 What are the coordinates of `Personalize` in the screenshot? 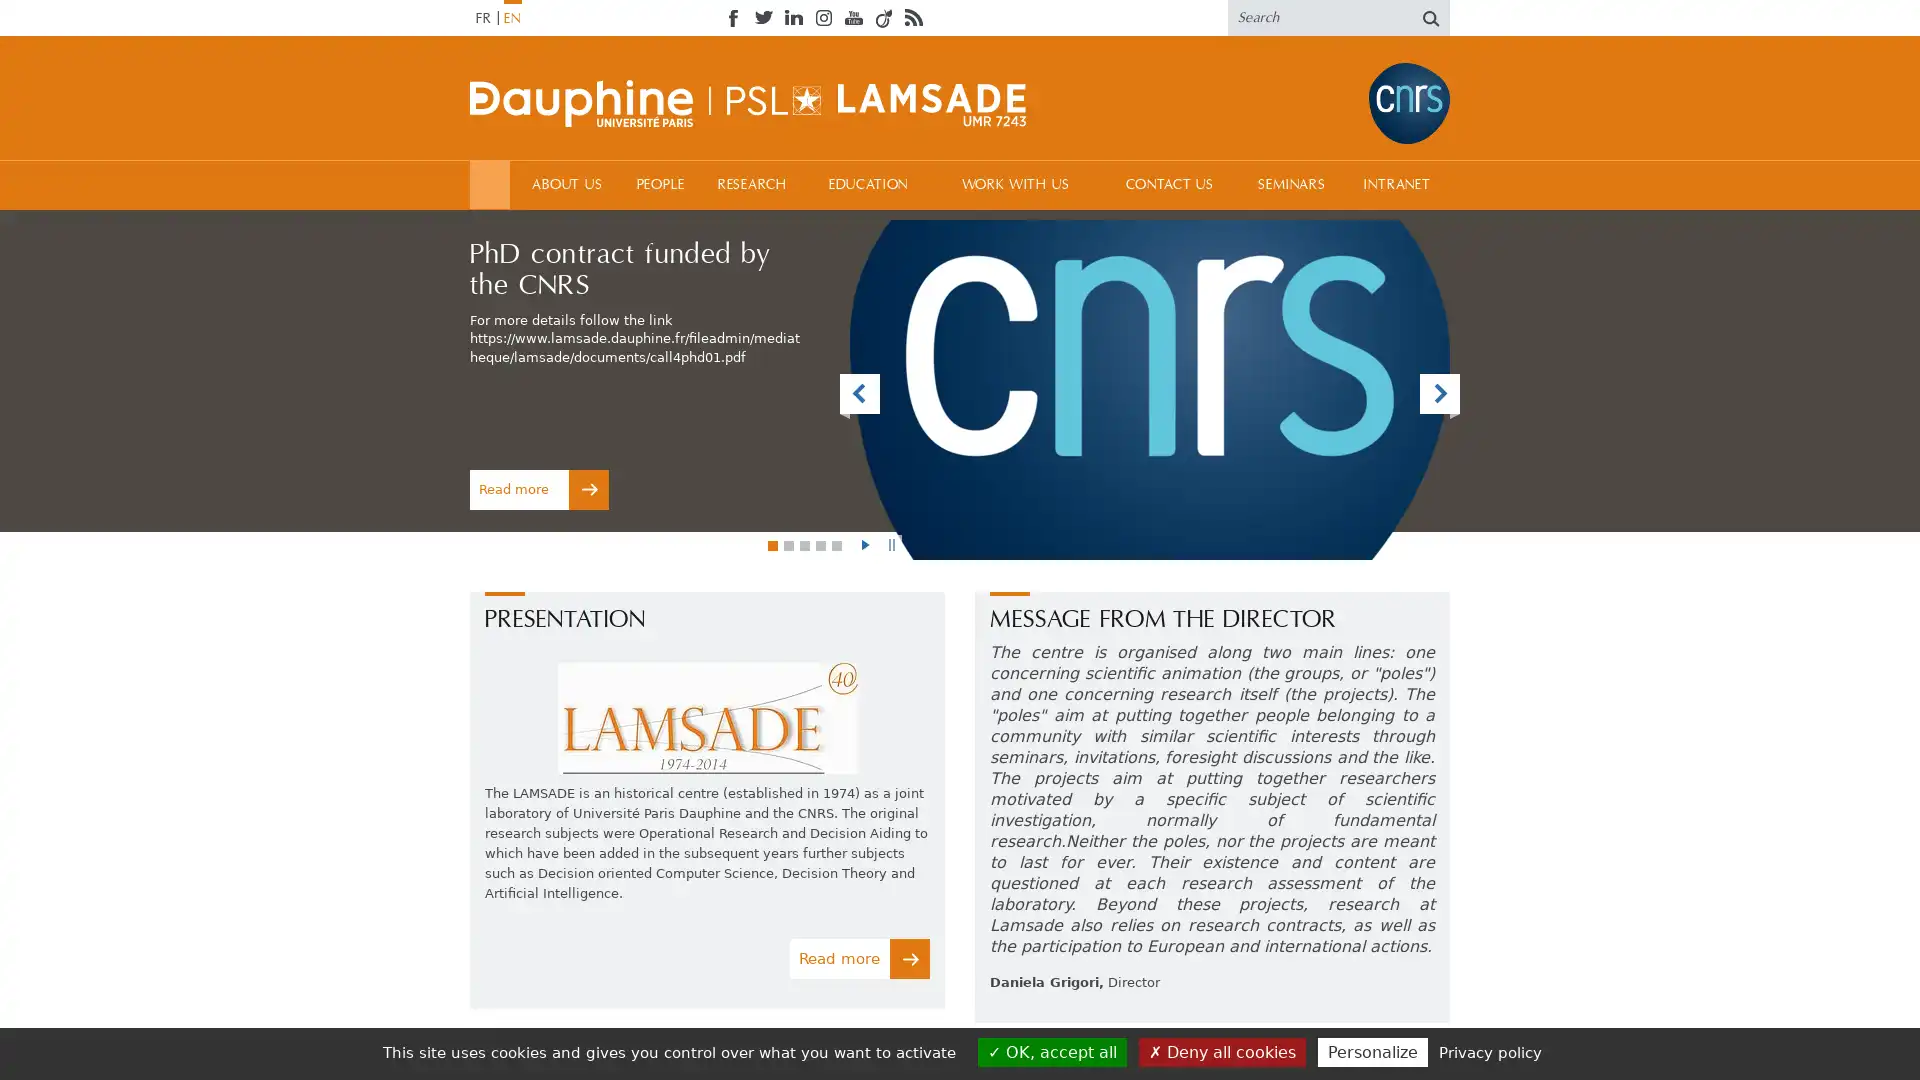 It's located at (1371, 1051).